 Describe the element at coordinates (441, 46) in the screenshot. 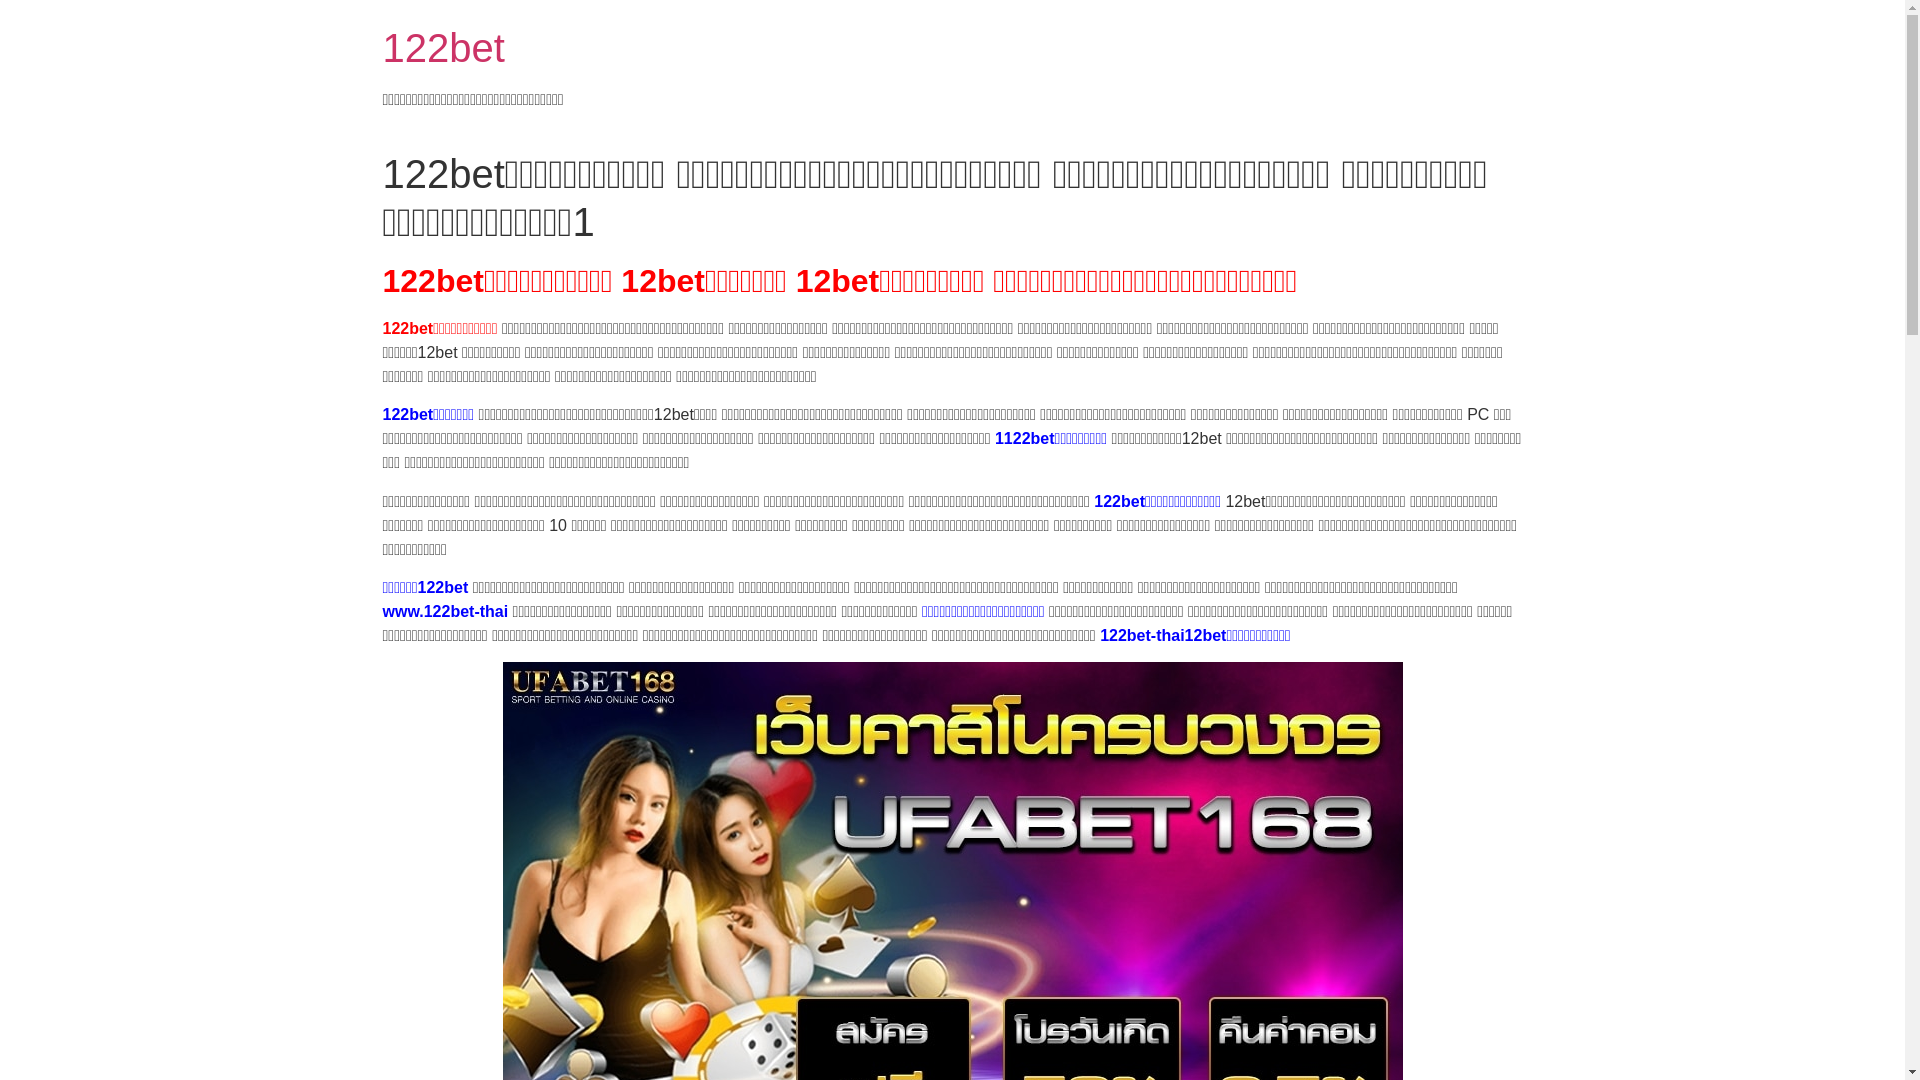

I see `'122bet'` at that location.